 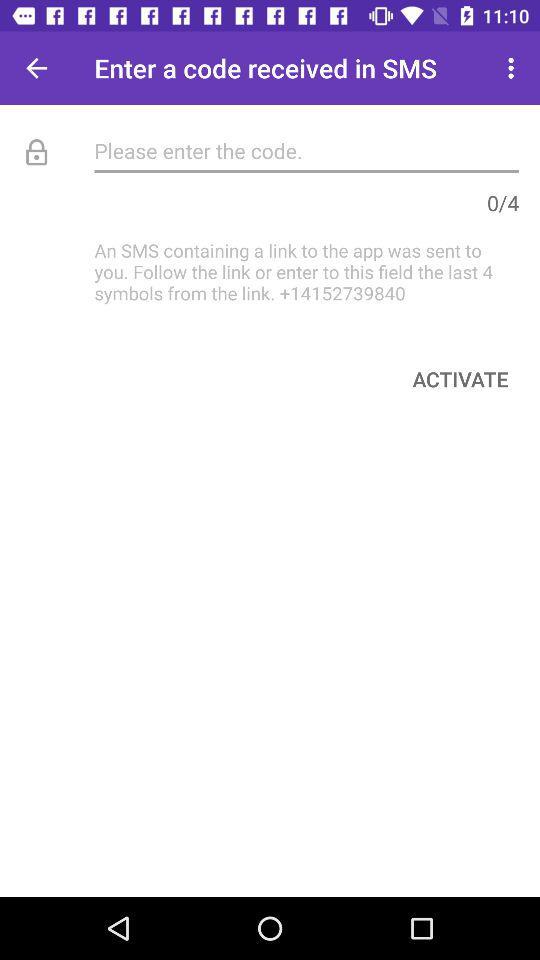 What do you see at coordinates (513, 68) in the screenshot?
I see `icon to the right of enter a code` at bounding box center [513, 68].